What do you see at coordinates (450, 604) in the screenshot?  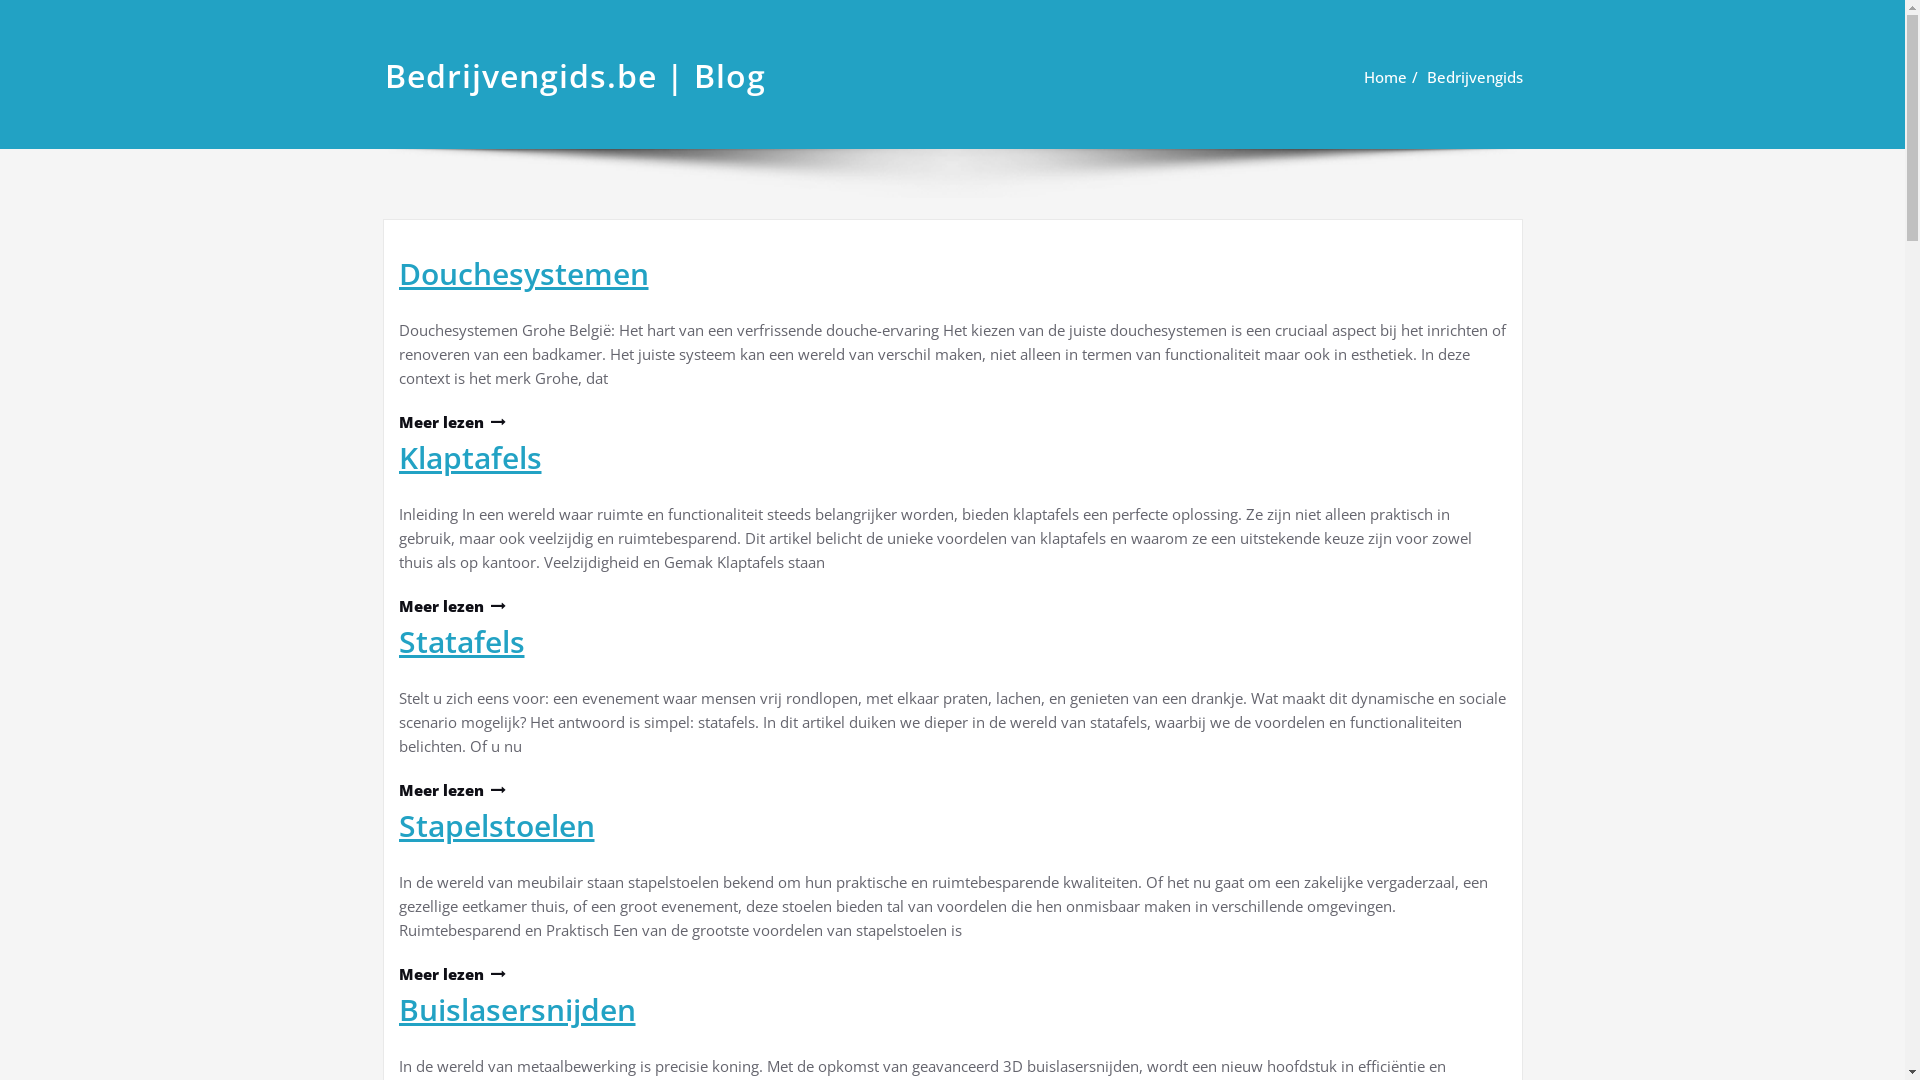 I see `'Meer lezen'` at bounding box center [450, 604].